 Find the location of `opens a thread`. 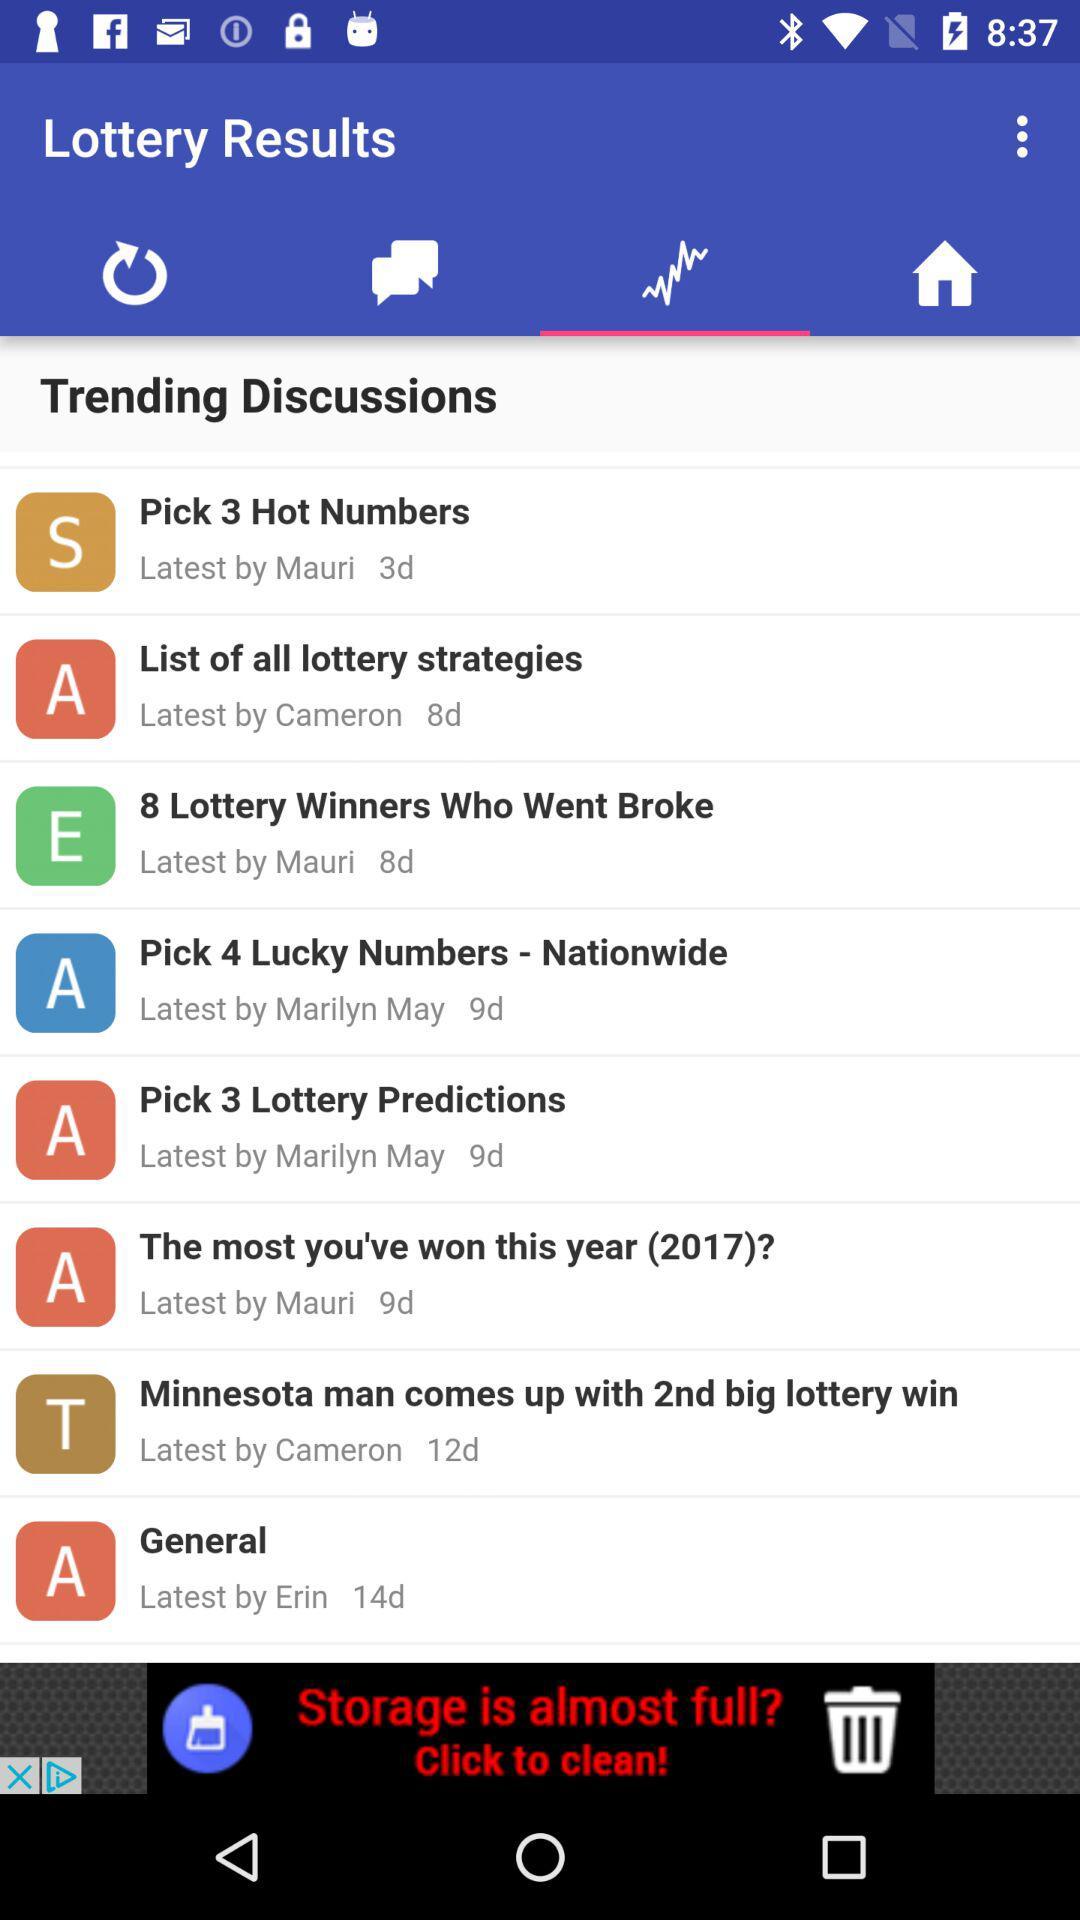

opens a thread is located at coordinates (540, 1056).